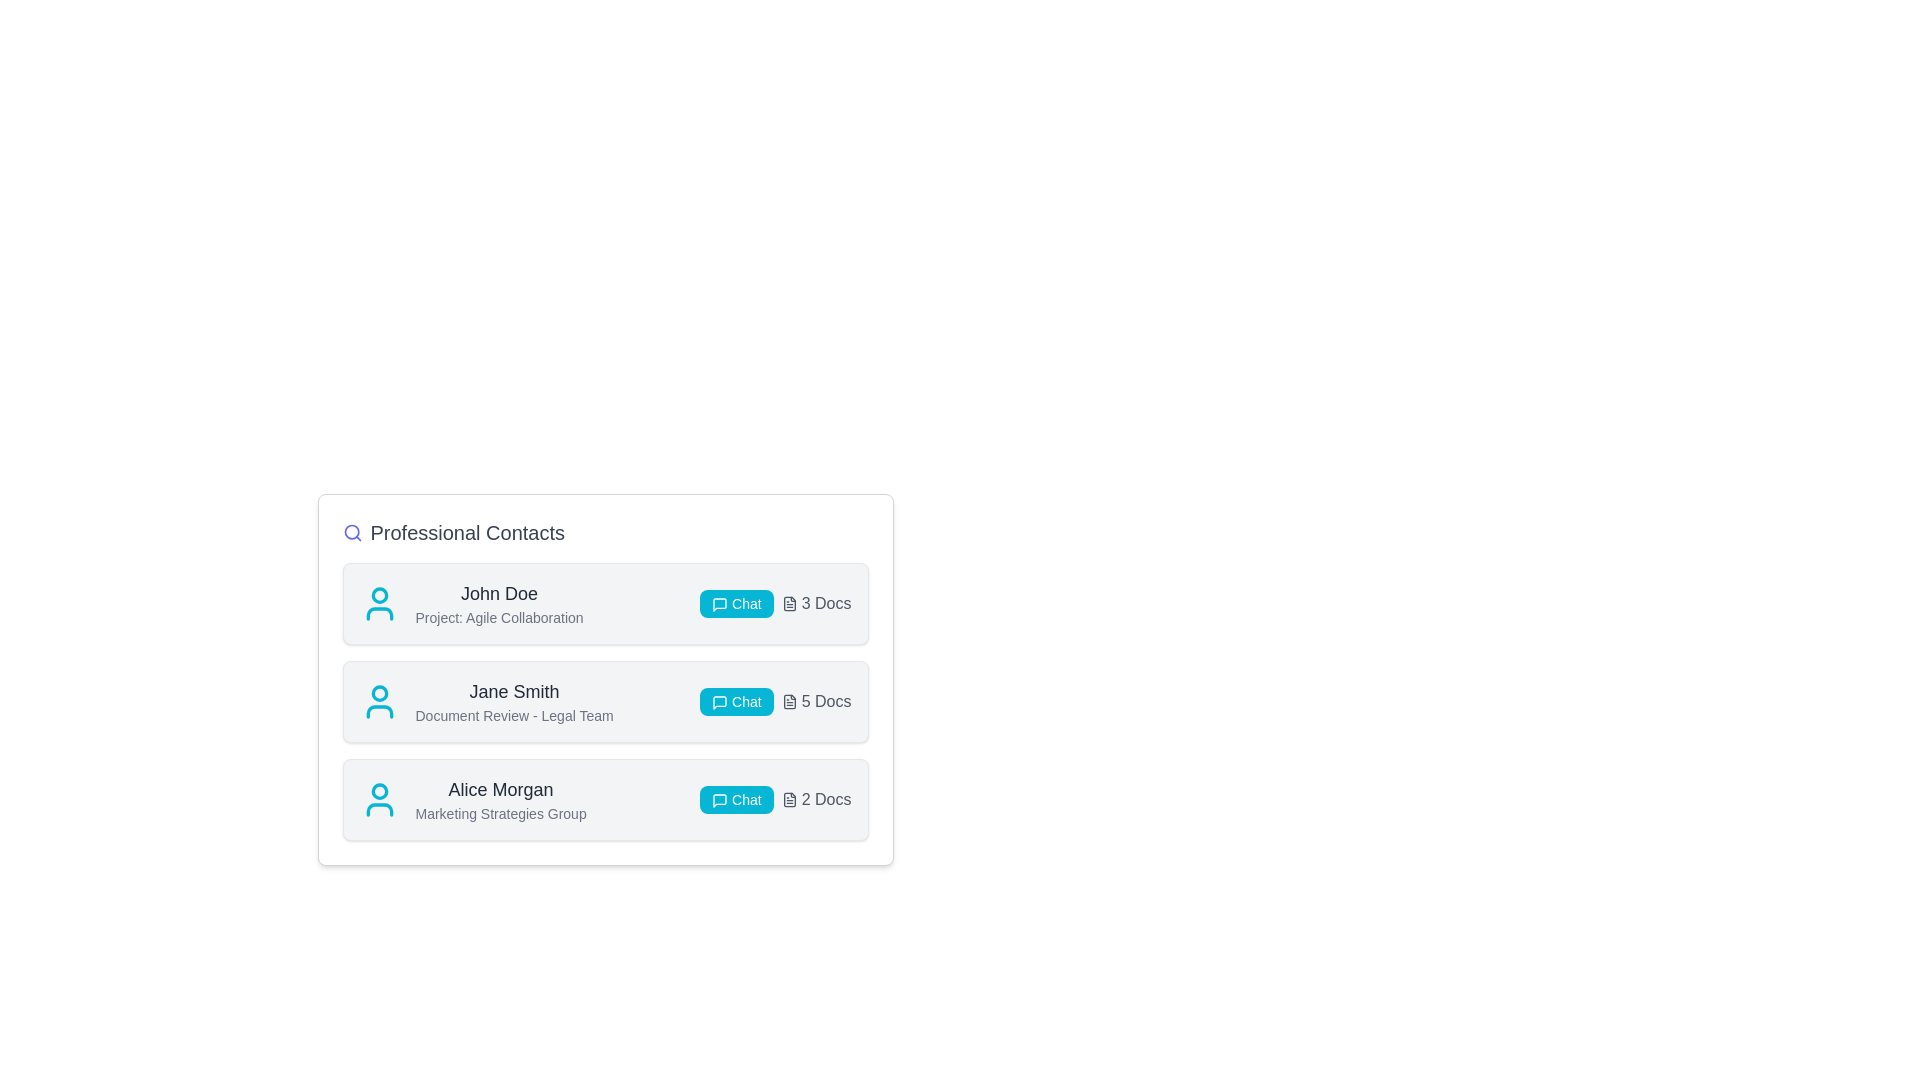  I want to click on the element Jane Smith to reveal its tooltip or additional information, so click(514, 690).